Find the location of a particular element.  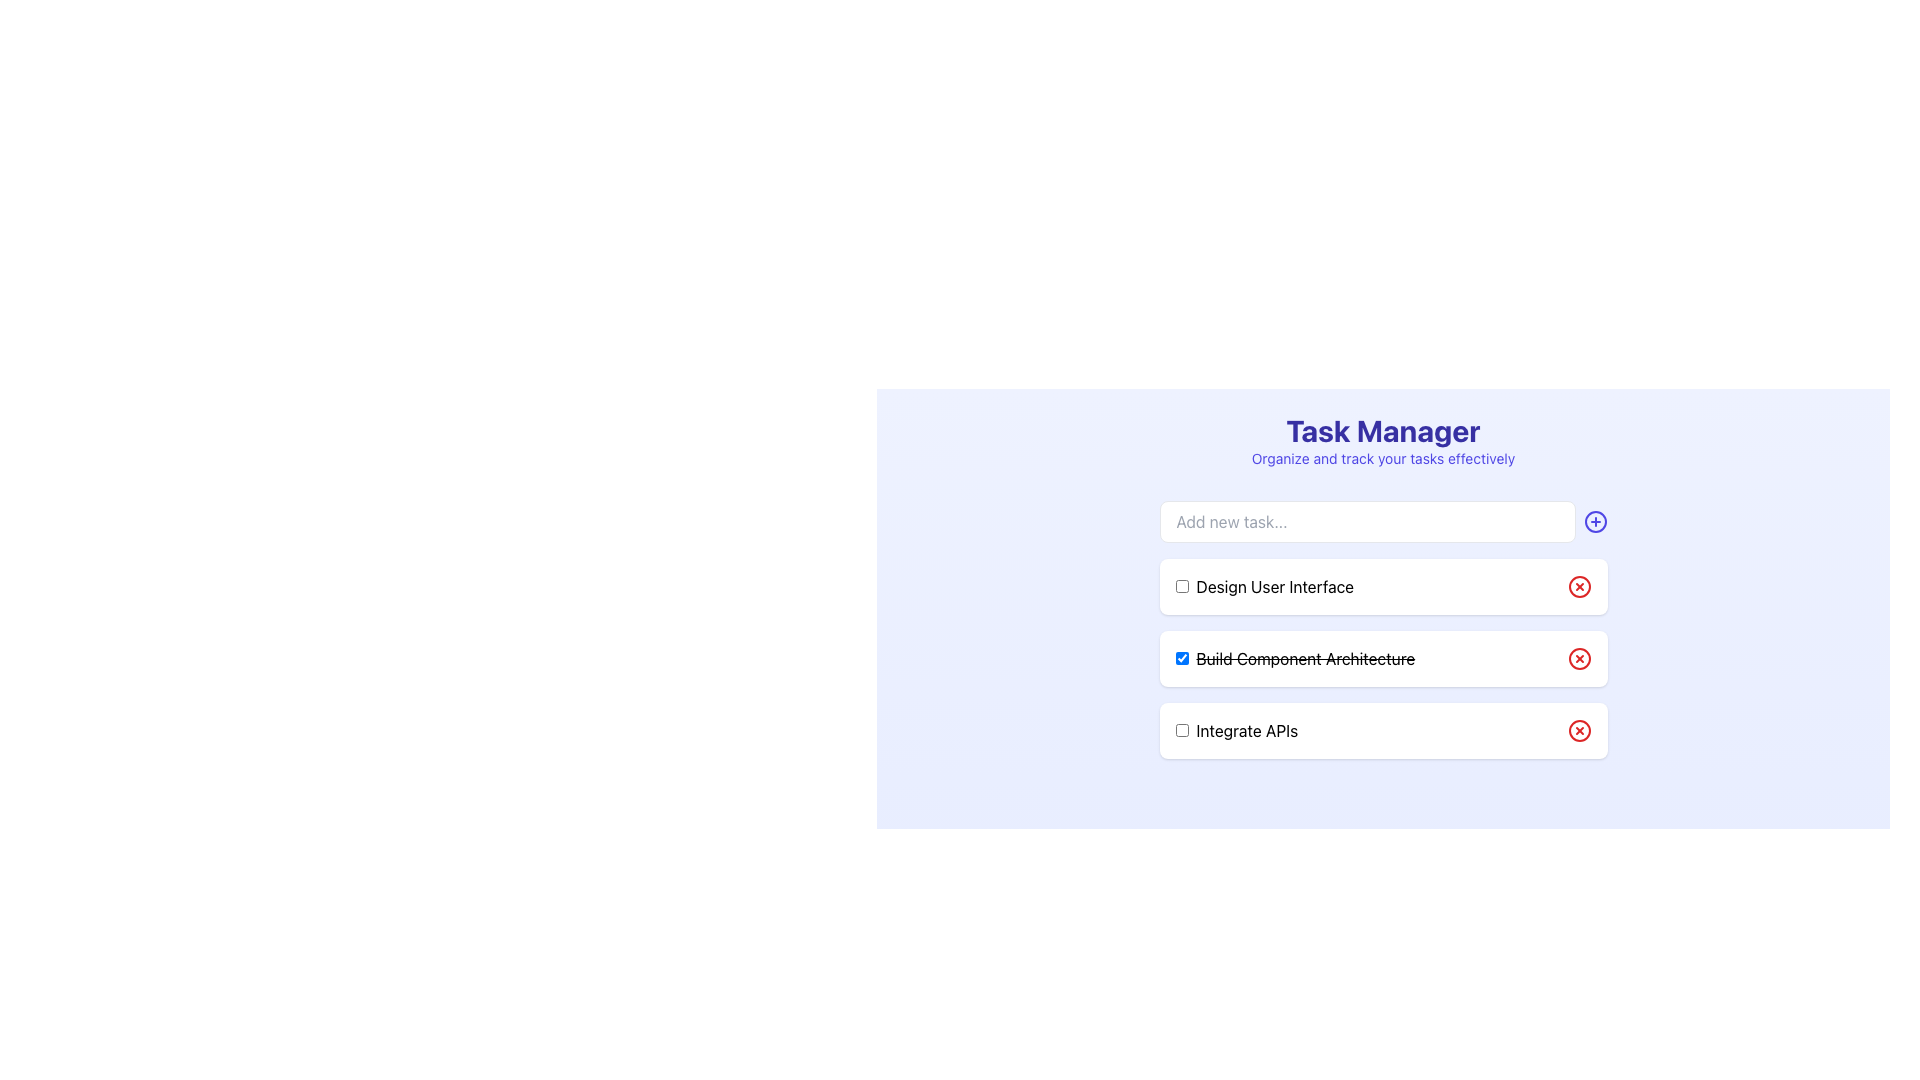

the checkbox is located at coordinates (1181, 729).